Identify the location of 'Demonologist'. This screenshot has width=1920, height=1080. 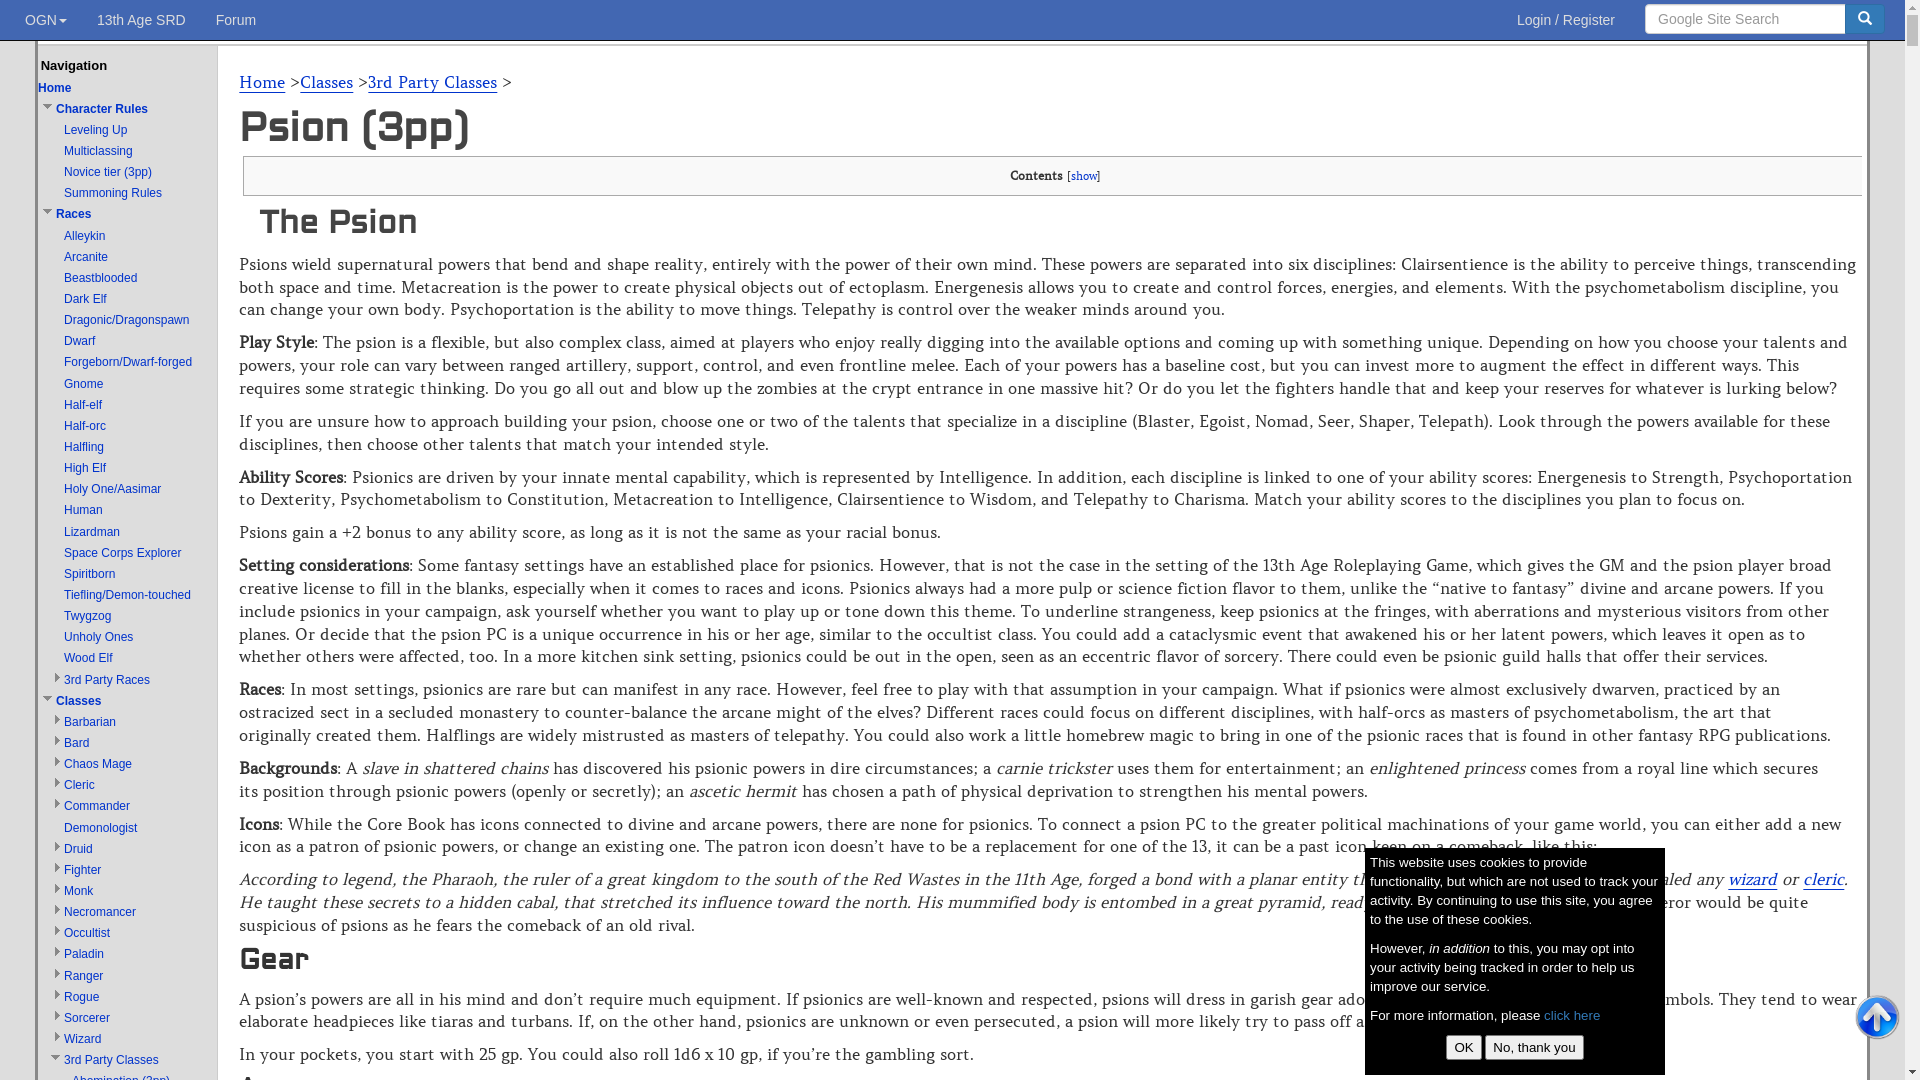
(99, 828).